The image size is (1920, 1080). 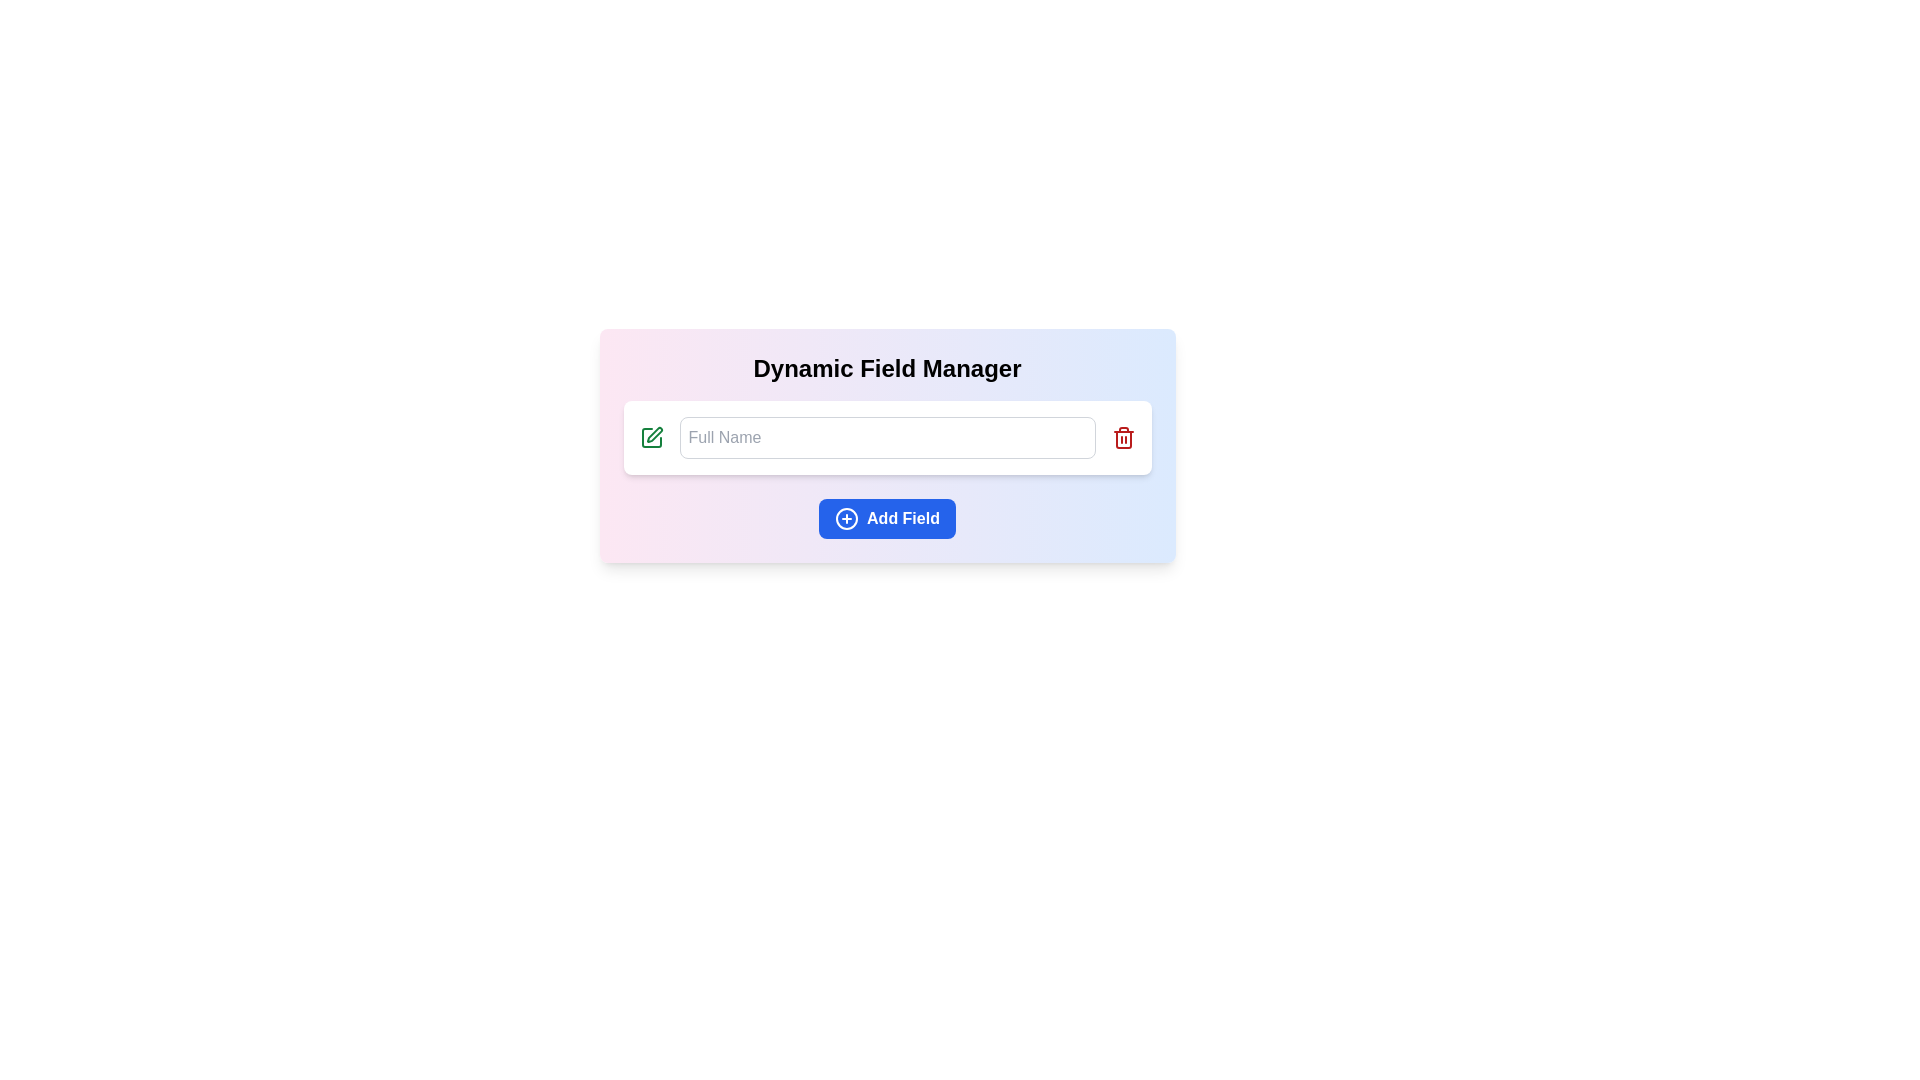 What do you see at coordinates (902, 518) in the screenshot?
I see `the 'Add Field' text label displayed in white color on the vibrant blue button, which is centrally aligned within the button` at bounding box center [902, 518].